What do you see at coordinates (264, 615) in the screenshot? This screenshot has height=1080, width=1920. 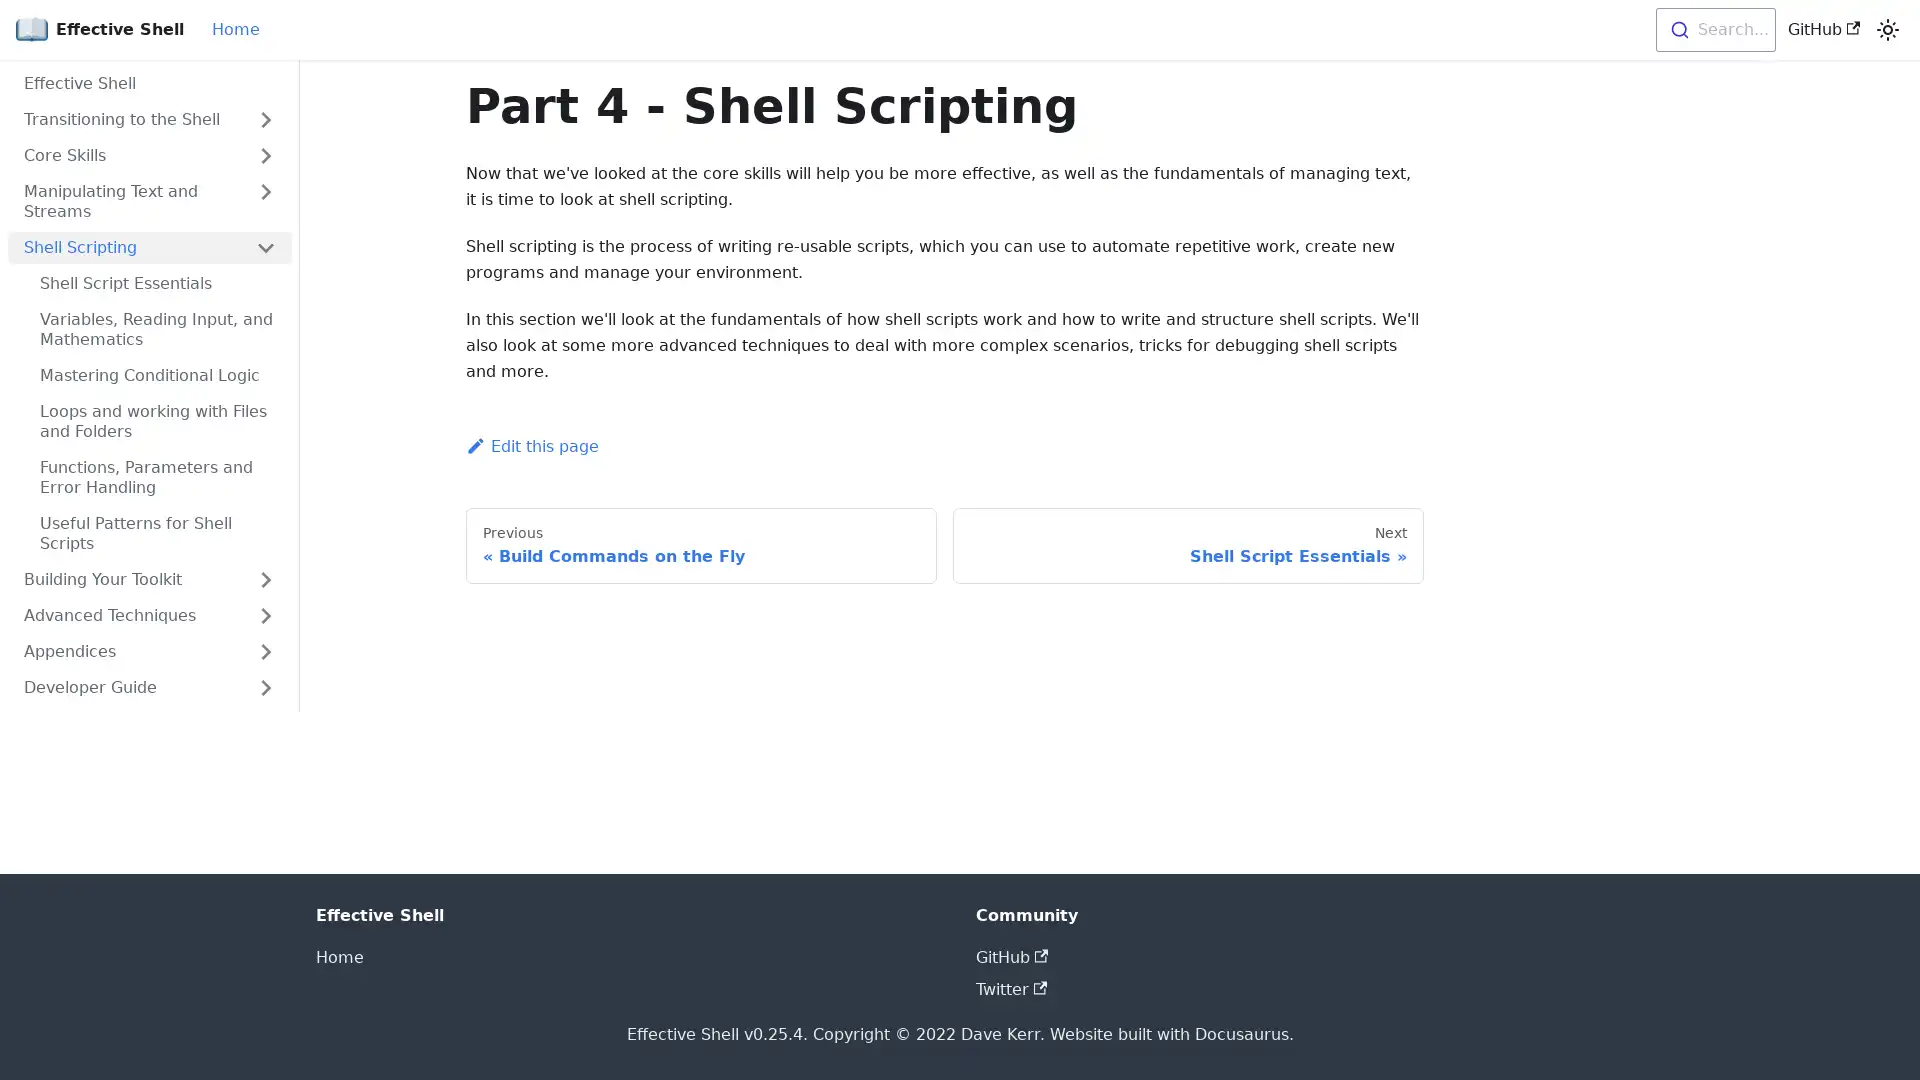 I see `Toggle the collapsible sidebar category 'Advanced Techniques'` at bounding box center [264, 615].